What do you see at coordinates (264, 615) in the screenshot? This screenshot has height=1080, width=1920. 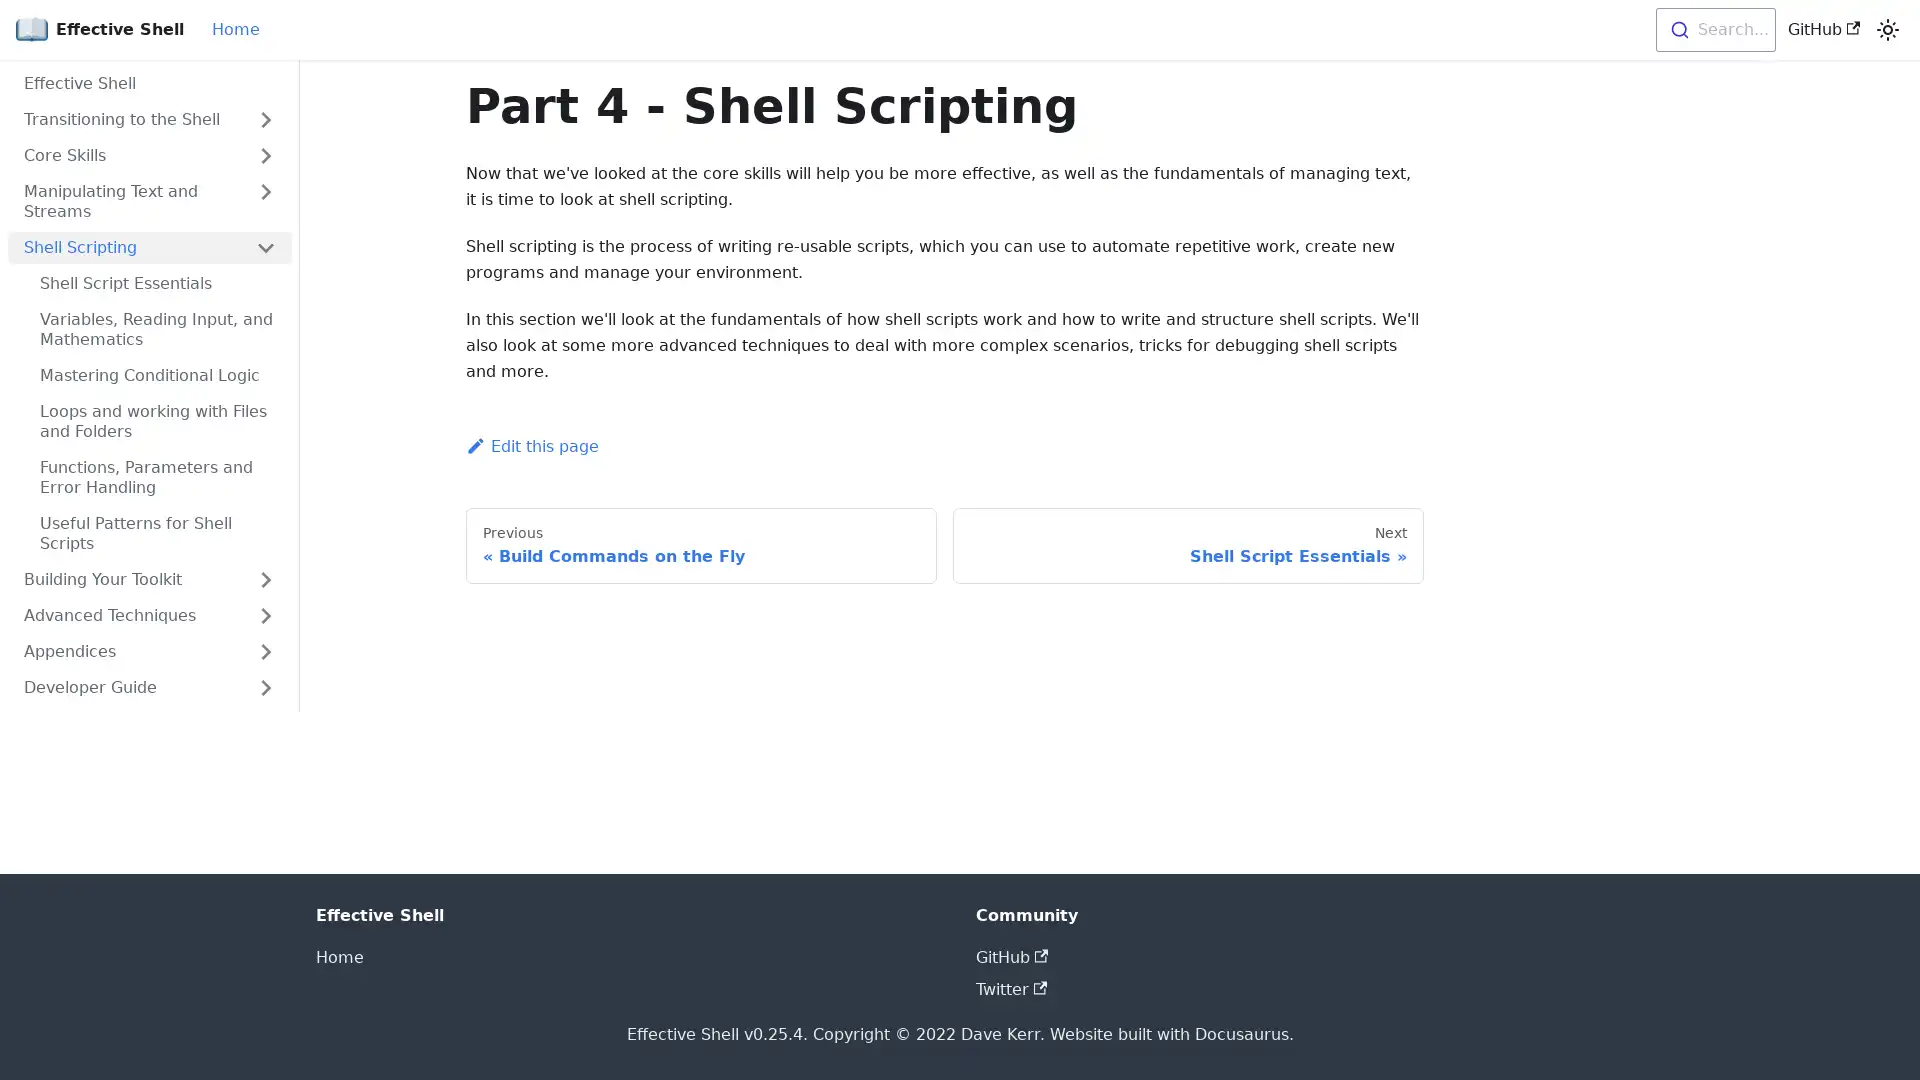 I see `Toggle the collapsible sidebar category 'Advanced Techniques'` at bounding box center [264, 615].